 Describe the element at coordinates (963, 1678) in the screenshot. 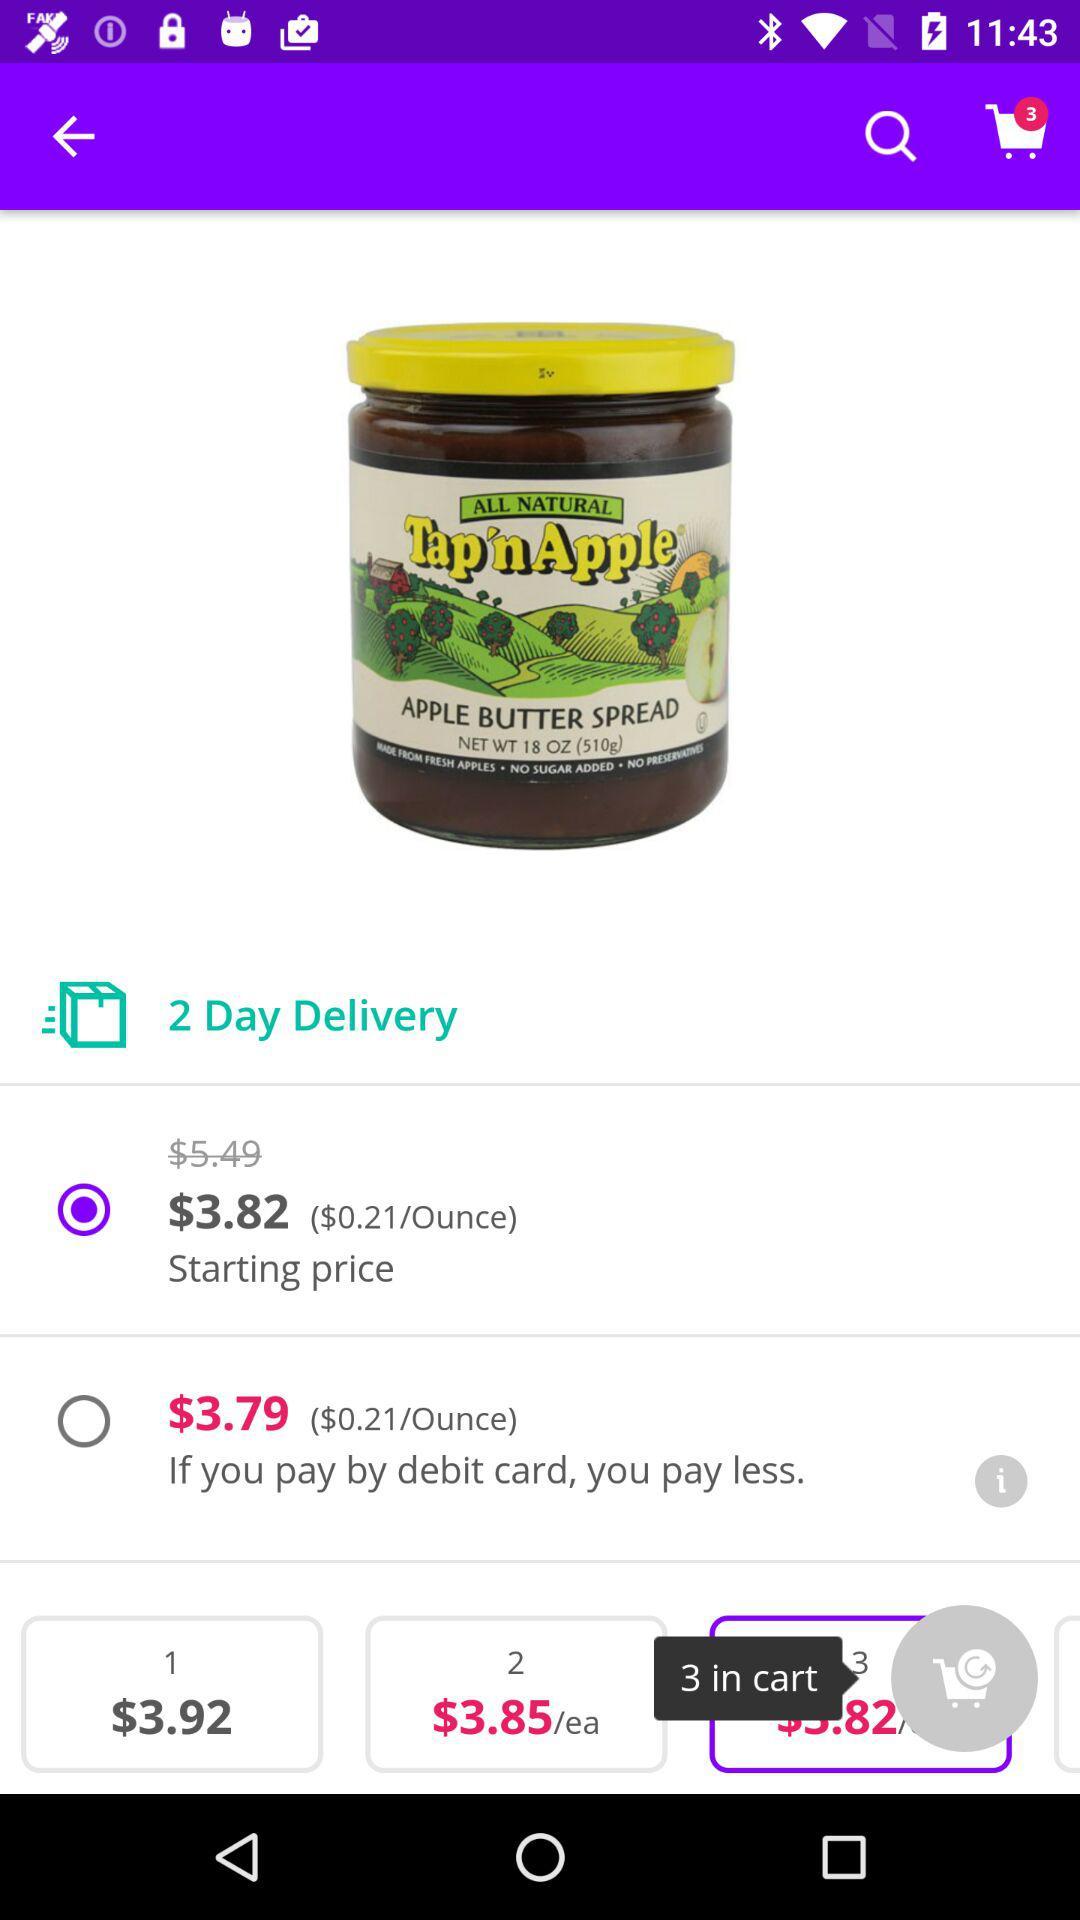

I see `open shopping cart` at that location.